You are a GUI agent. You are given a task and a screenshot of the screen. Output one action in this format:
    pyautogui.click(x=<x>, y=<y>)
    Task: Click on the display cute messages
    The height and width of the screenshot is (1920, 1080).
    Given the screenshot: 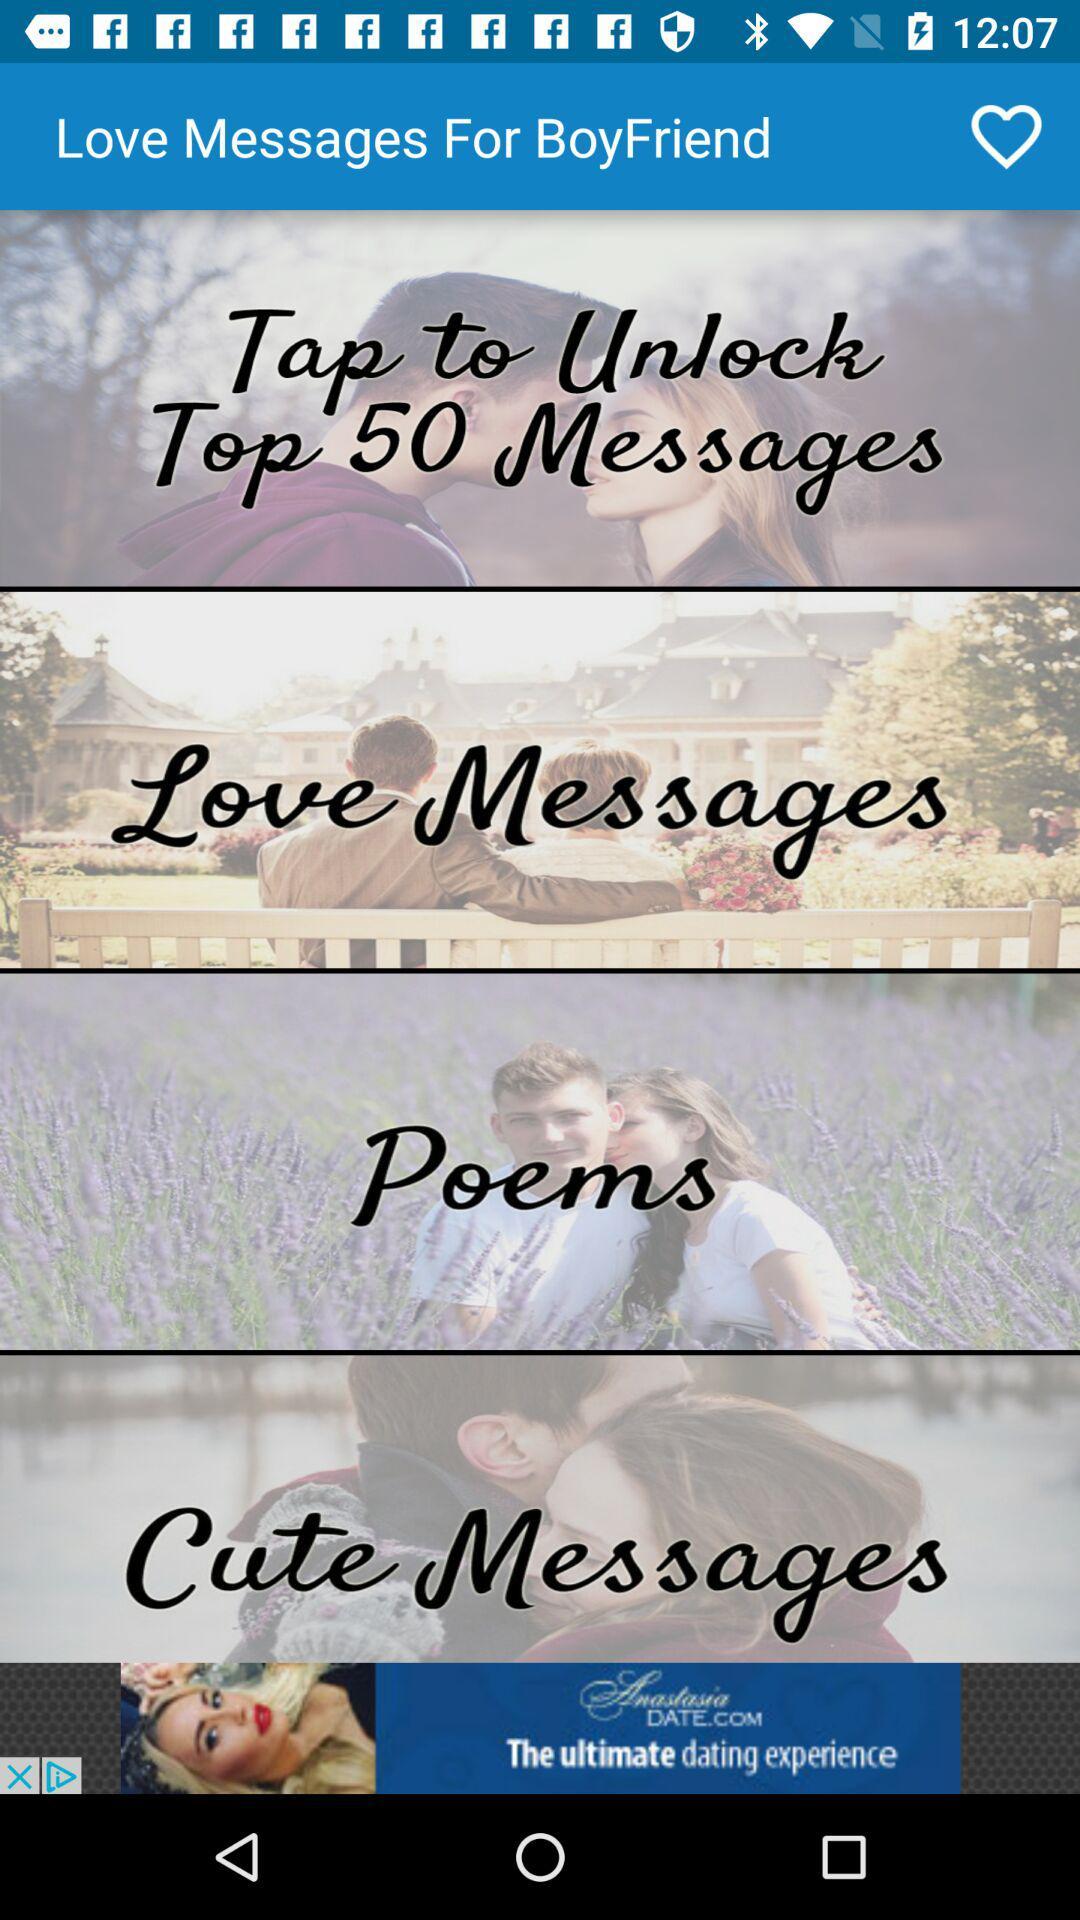 What is the action you would take?
    pyautogui.click(x=540, y=1508)
    